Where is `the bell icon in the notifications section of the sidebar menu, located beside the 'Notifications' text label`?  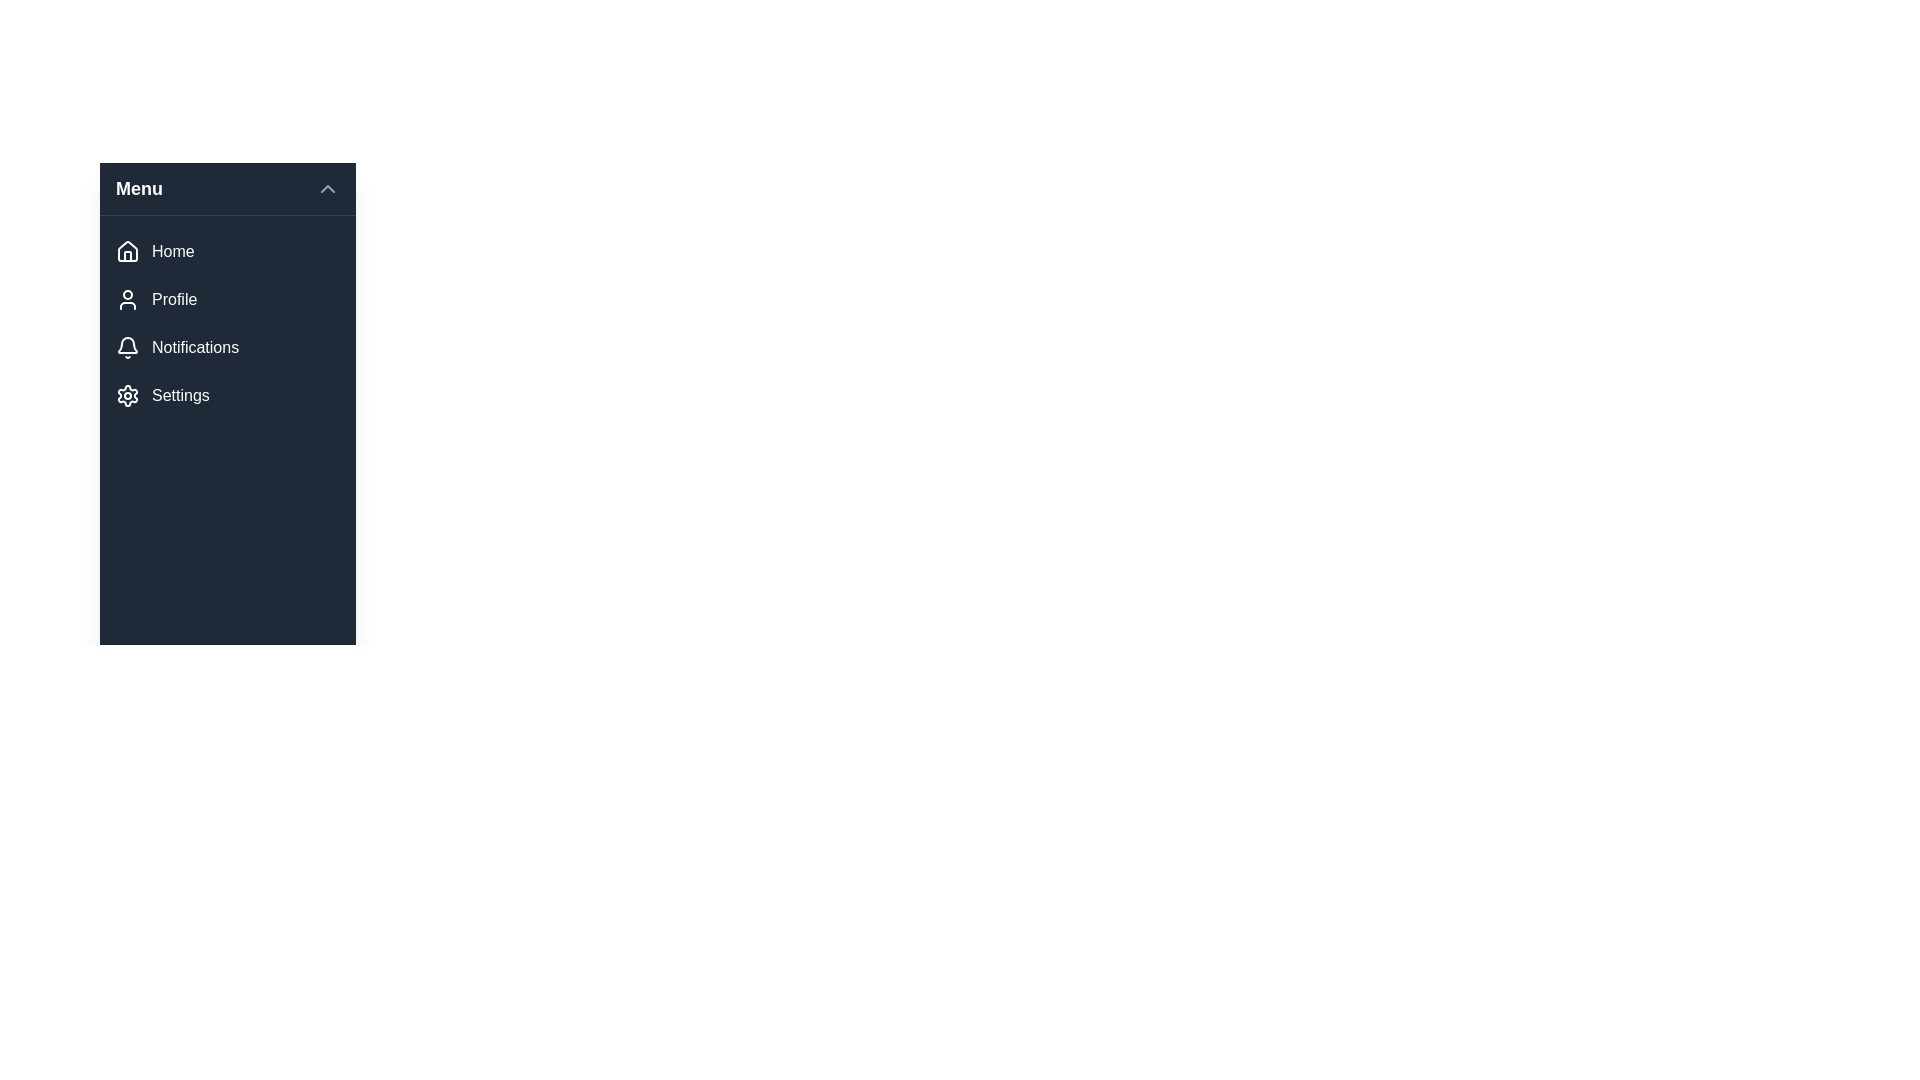
the bell icon in the notifications section of the sidebar menu, located beside the 'Notifications' text label is located at coordinates (127, 344).